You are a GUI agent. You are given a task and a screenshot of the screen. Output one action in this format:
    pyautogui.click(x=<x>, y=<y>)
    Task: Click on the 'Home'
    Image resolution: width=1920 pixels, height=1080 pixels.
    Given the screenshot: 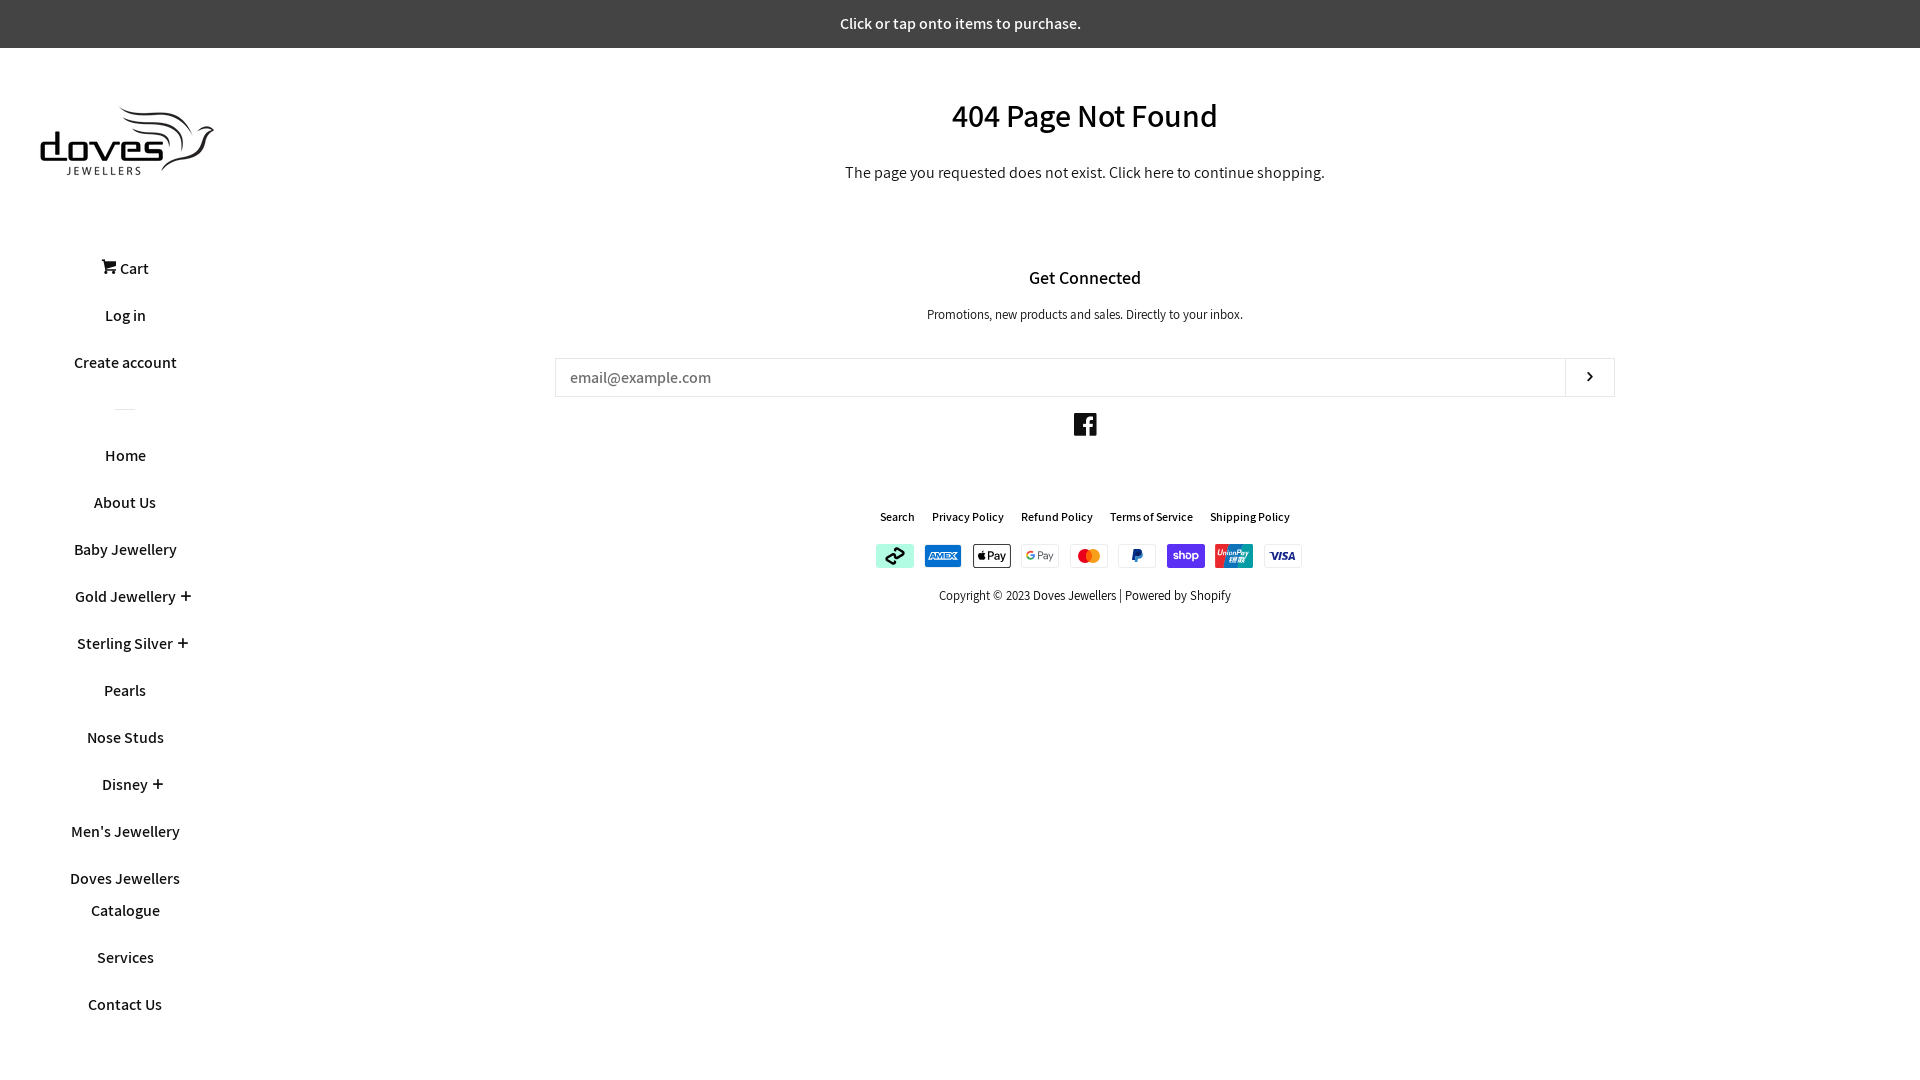 What is the action you would take?
    pyautogui.click(x=123, y=463)
    